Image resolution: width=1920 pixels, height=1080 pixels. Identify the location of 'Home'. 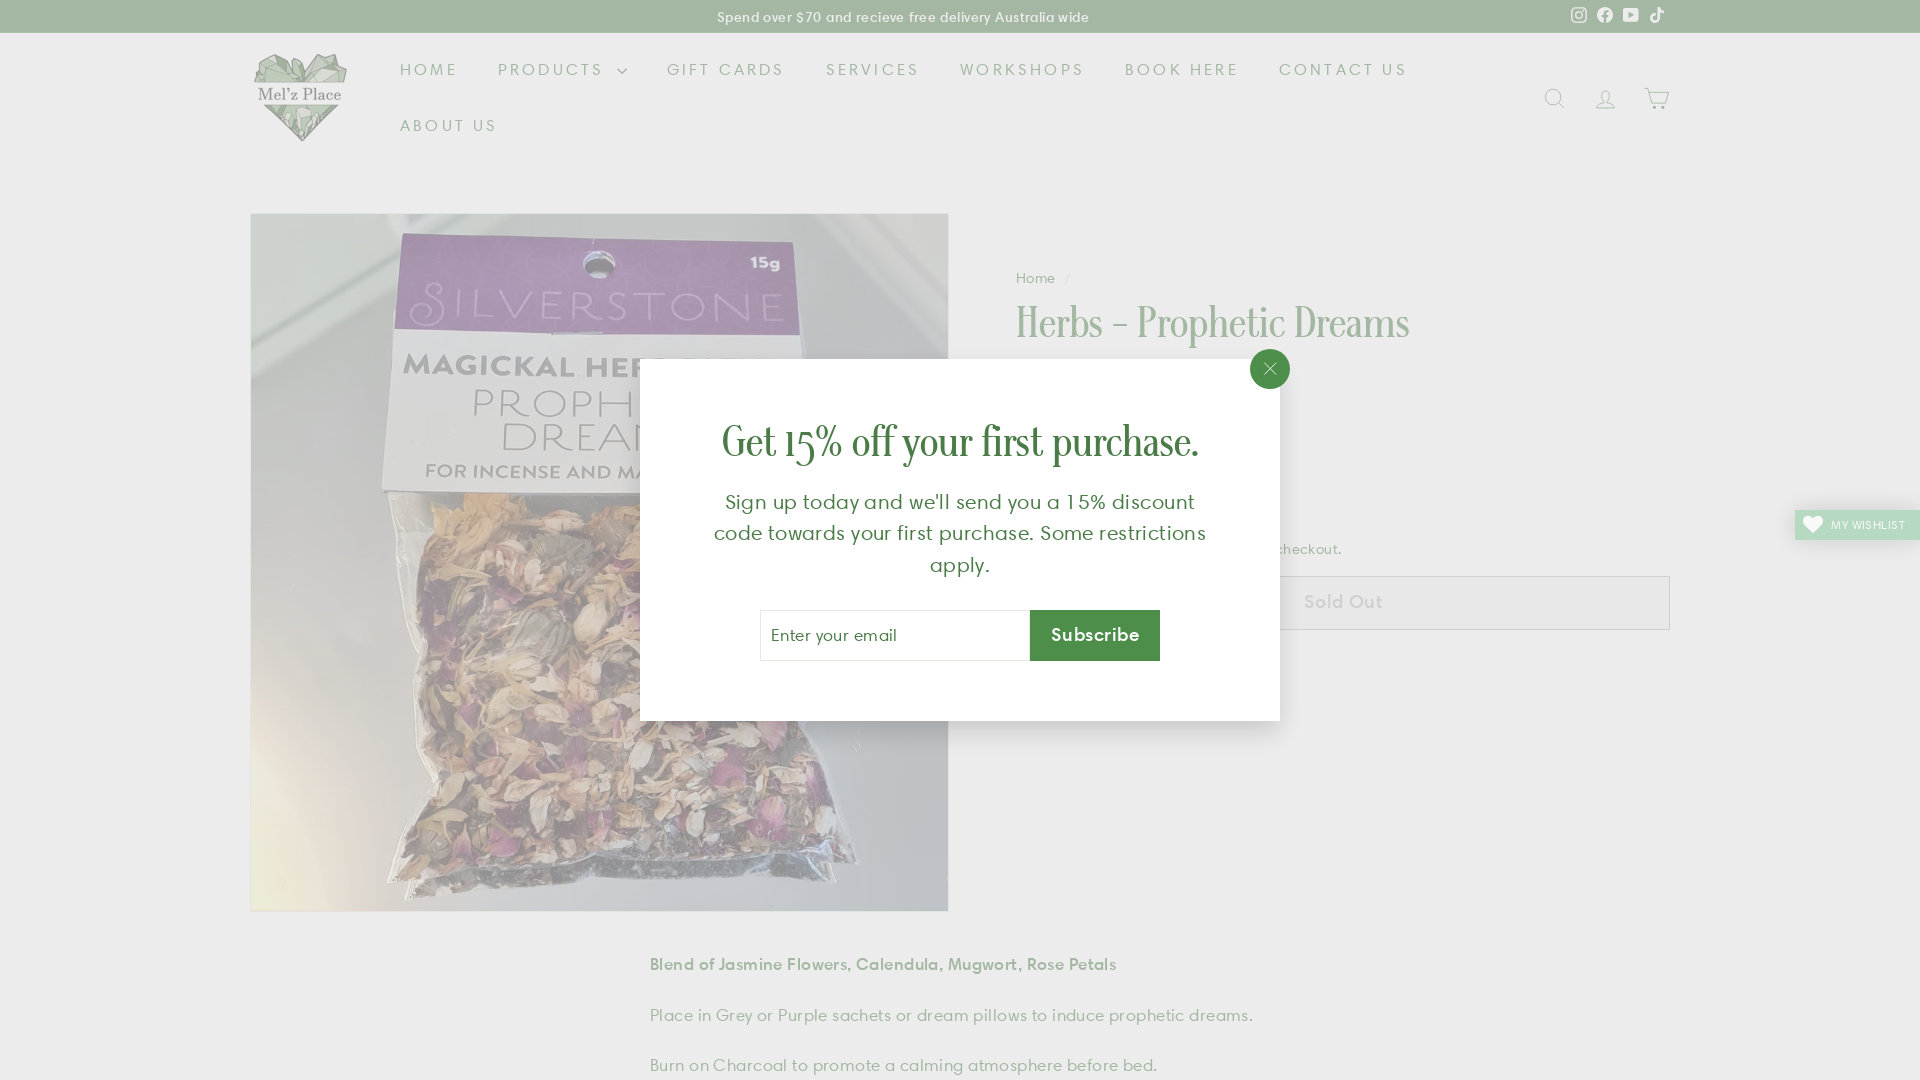
(1036, 277).